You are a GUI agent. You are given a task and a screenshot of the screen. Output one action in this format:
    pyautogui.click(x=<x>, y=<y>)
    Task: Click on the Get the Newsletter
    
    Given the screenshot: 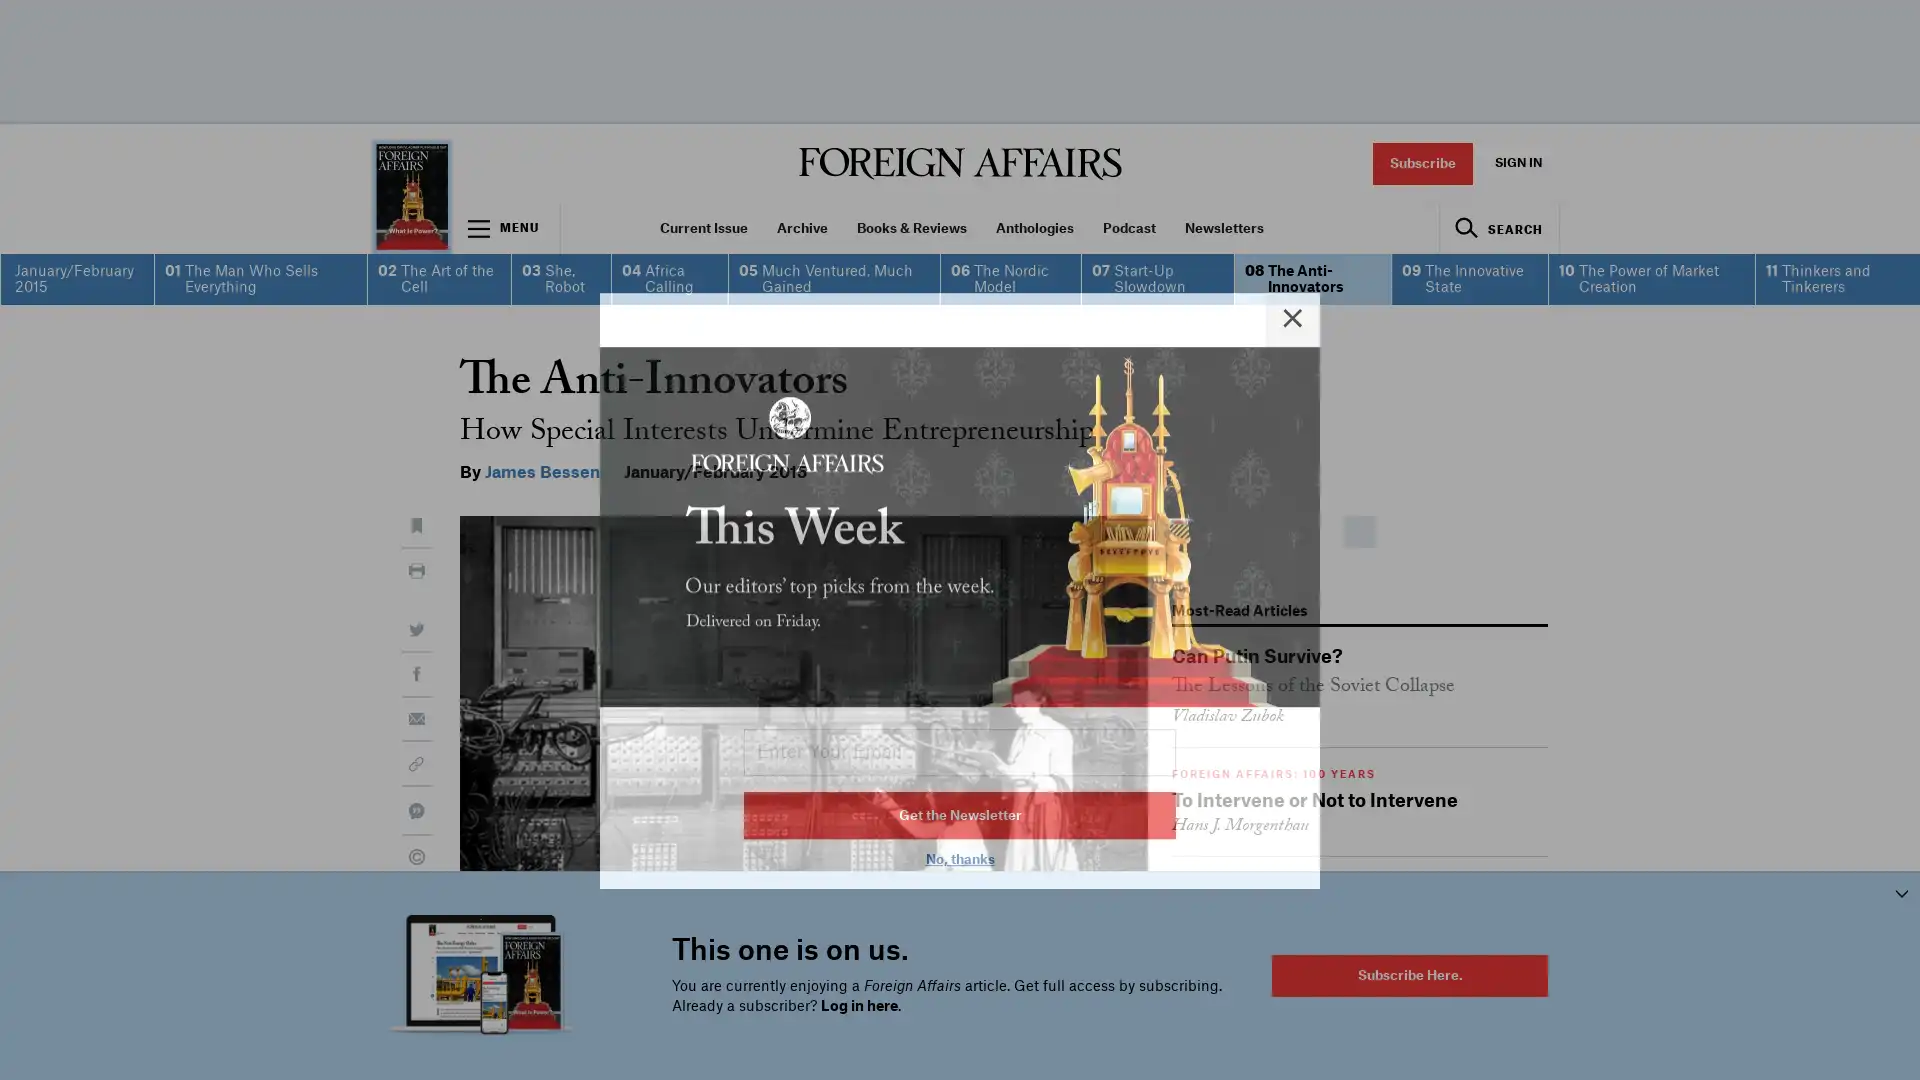 What is the action you would take?
    pyautogui.click(x=960, y=764)
    